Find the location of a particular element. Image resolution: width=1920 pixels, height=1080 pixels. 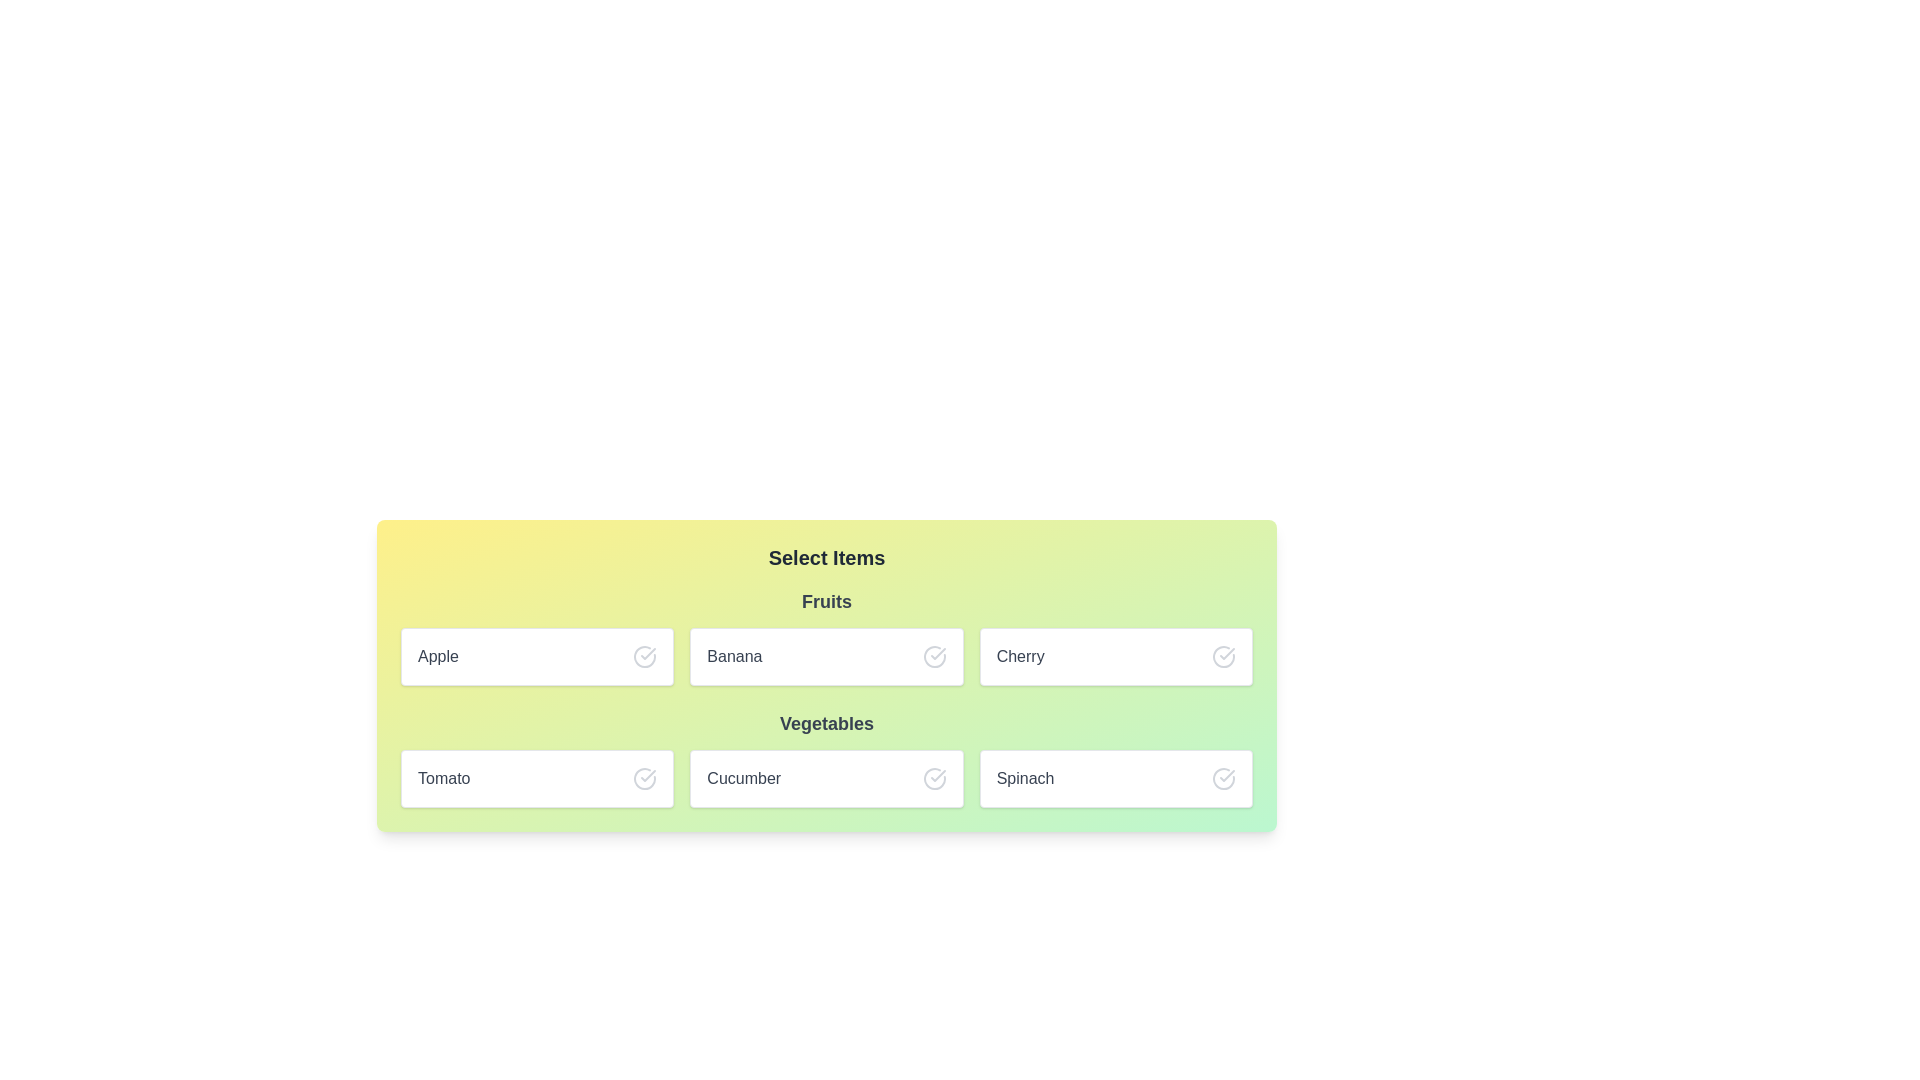

the circular SVG icon with a checkmark inside, located to the right of the label text 'Cucumber' in the 'Vegetables' row is located at coordinates (933, 778).